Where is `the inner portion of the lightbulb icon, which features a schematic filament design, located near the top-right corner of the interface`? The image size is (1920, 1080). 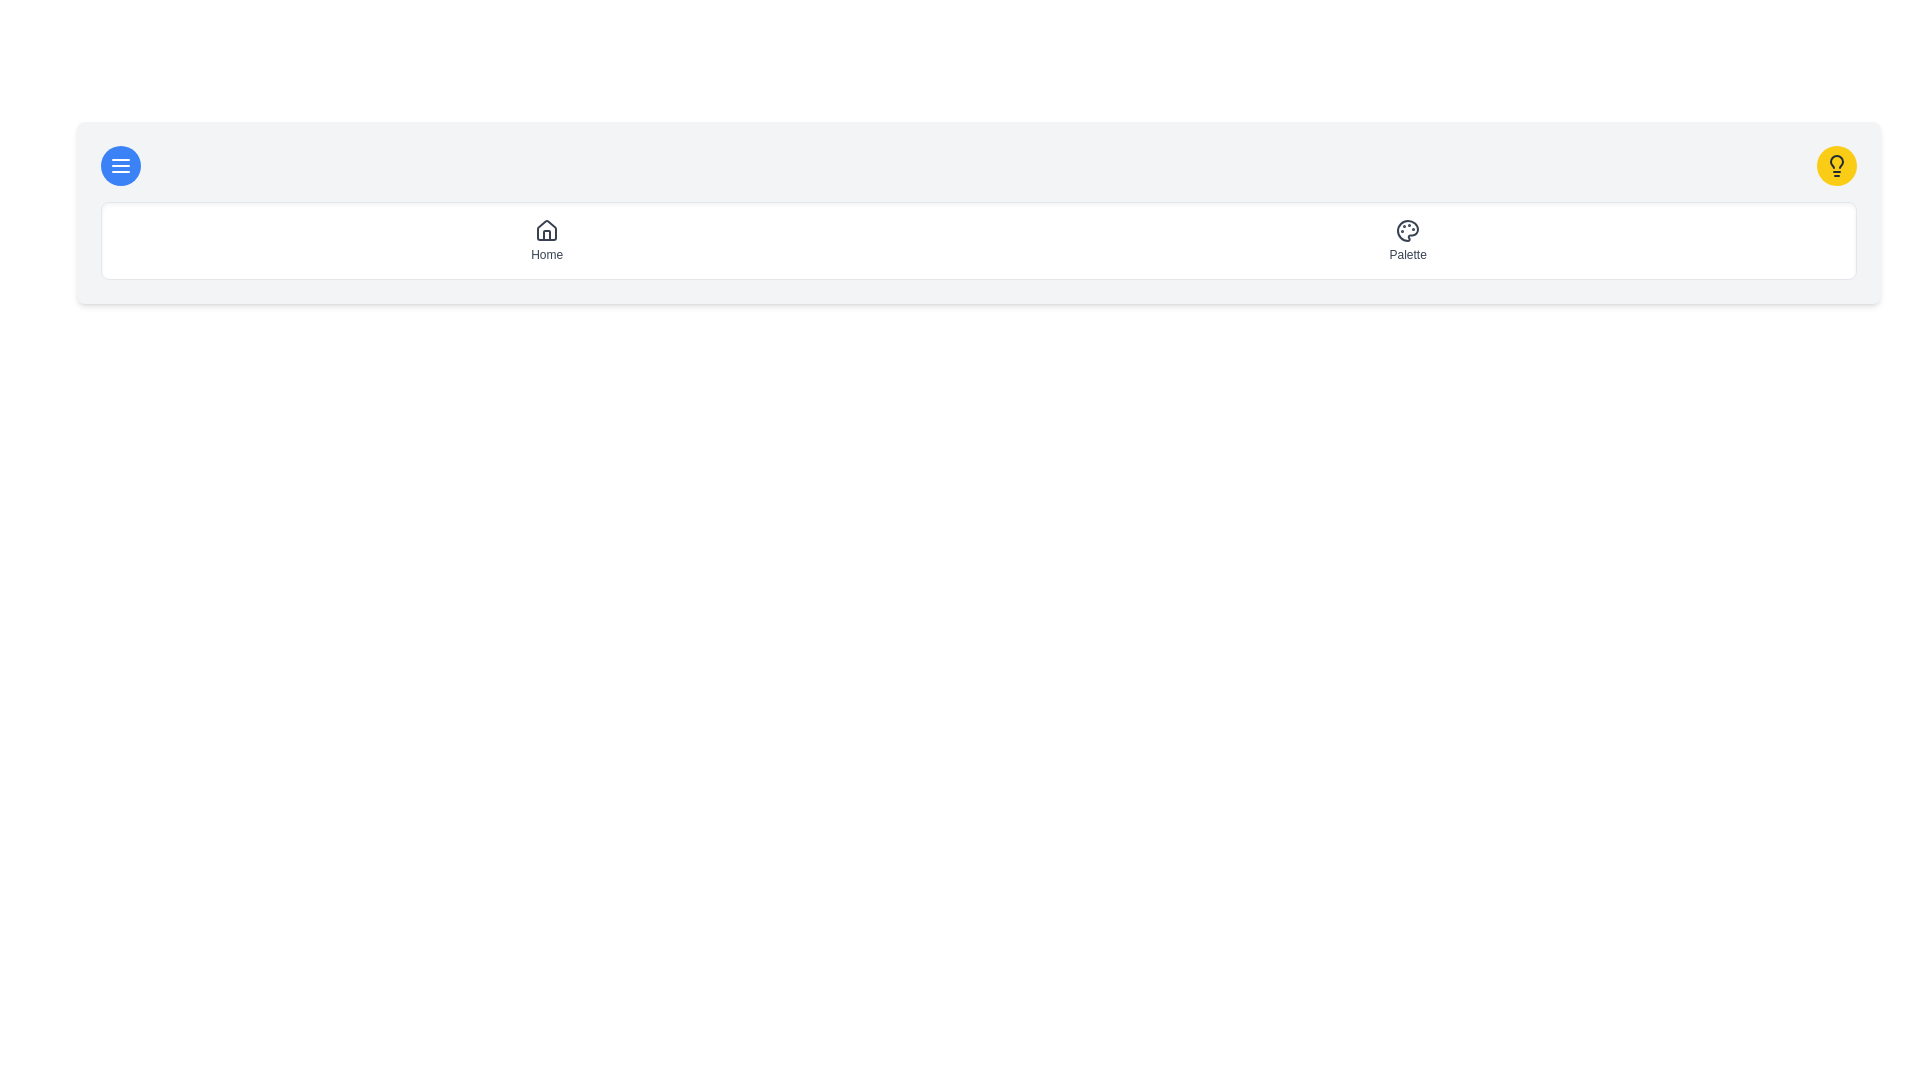 the inner portion of the lightbulb icon, which features a schematic filament design, located near the top-right corner of the interface is located at coordinates (1837, 161).